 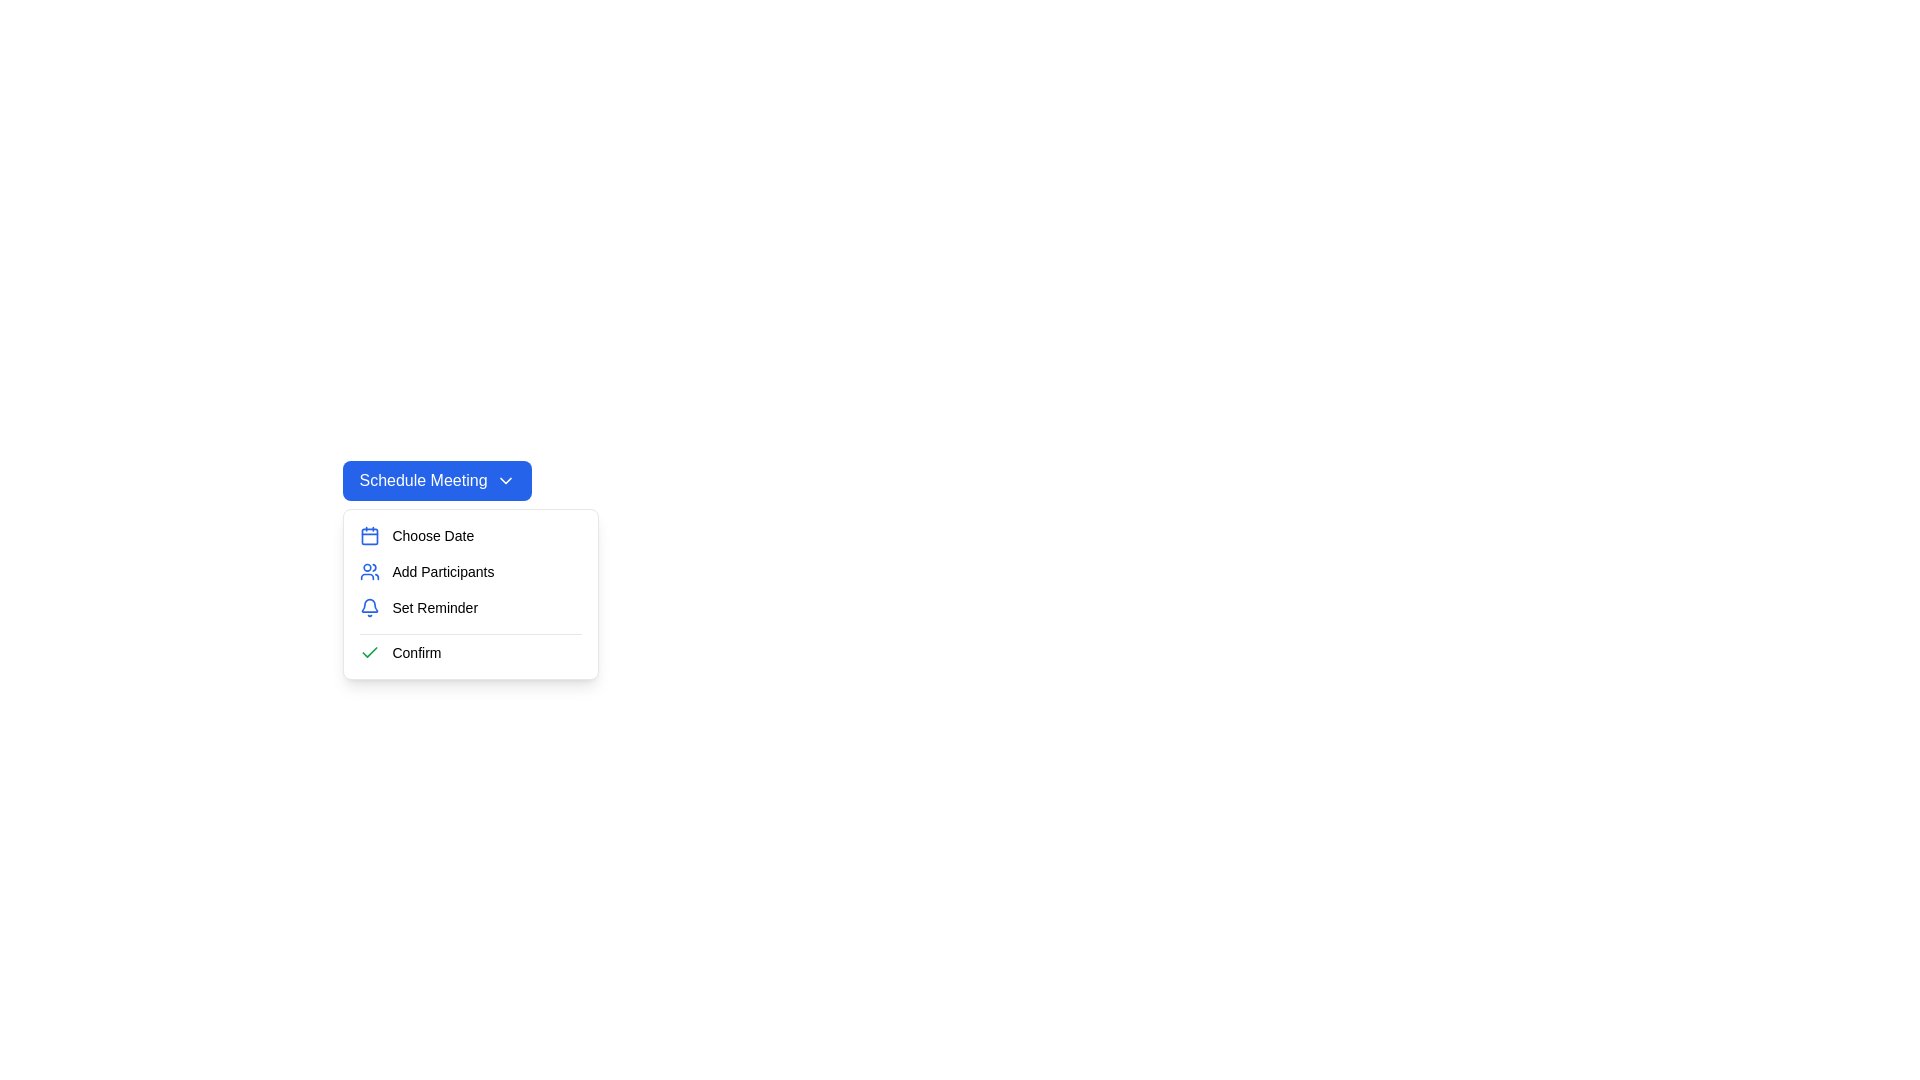 What do you see at coordinates (470, 593) in the screenshot?
I see `the third item` at bounding box center [470, 593].